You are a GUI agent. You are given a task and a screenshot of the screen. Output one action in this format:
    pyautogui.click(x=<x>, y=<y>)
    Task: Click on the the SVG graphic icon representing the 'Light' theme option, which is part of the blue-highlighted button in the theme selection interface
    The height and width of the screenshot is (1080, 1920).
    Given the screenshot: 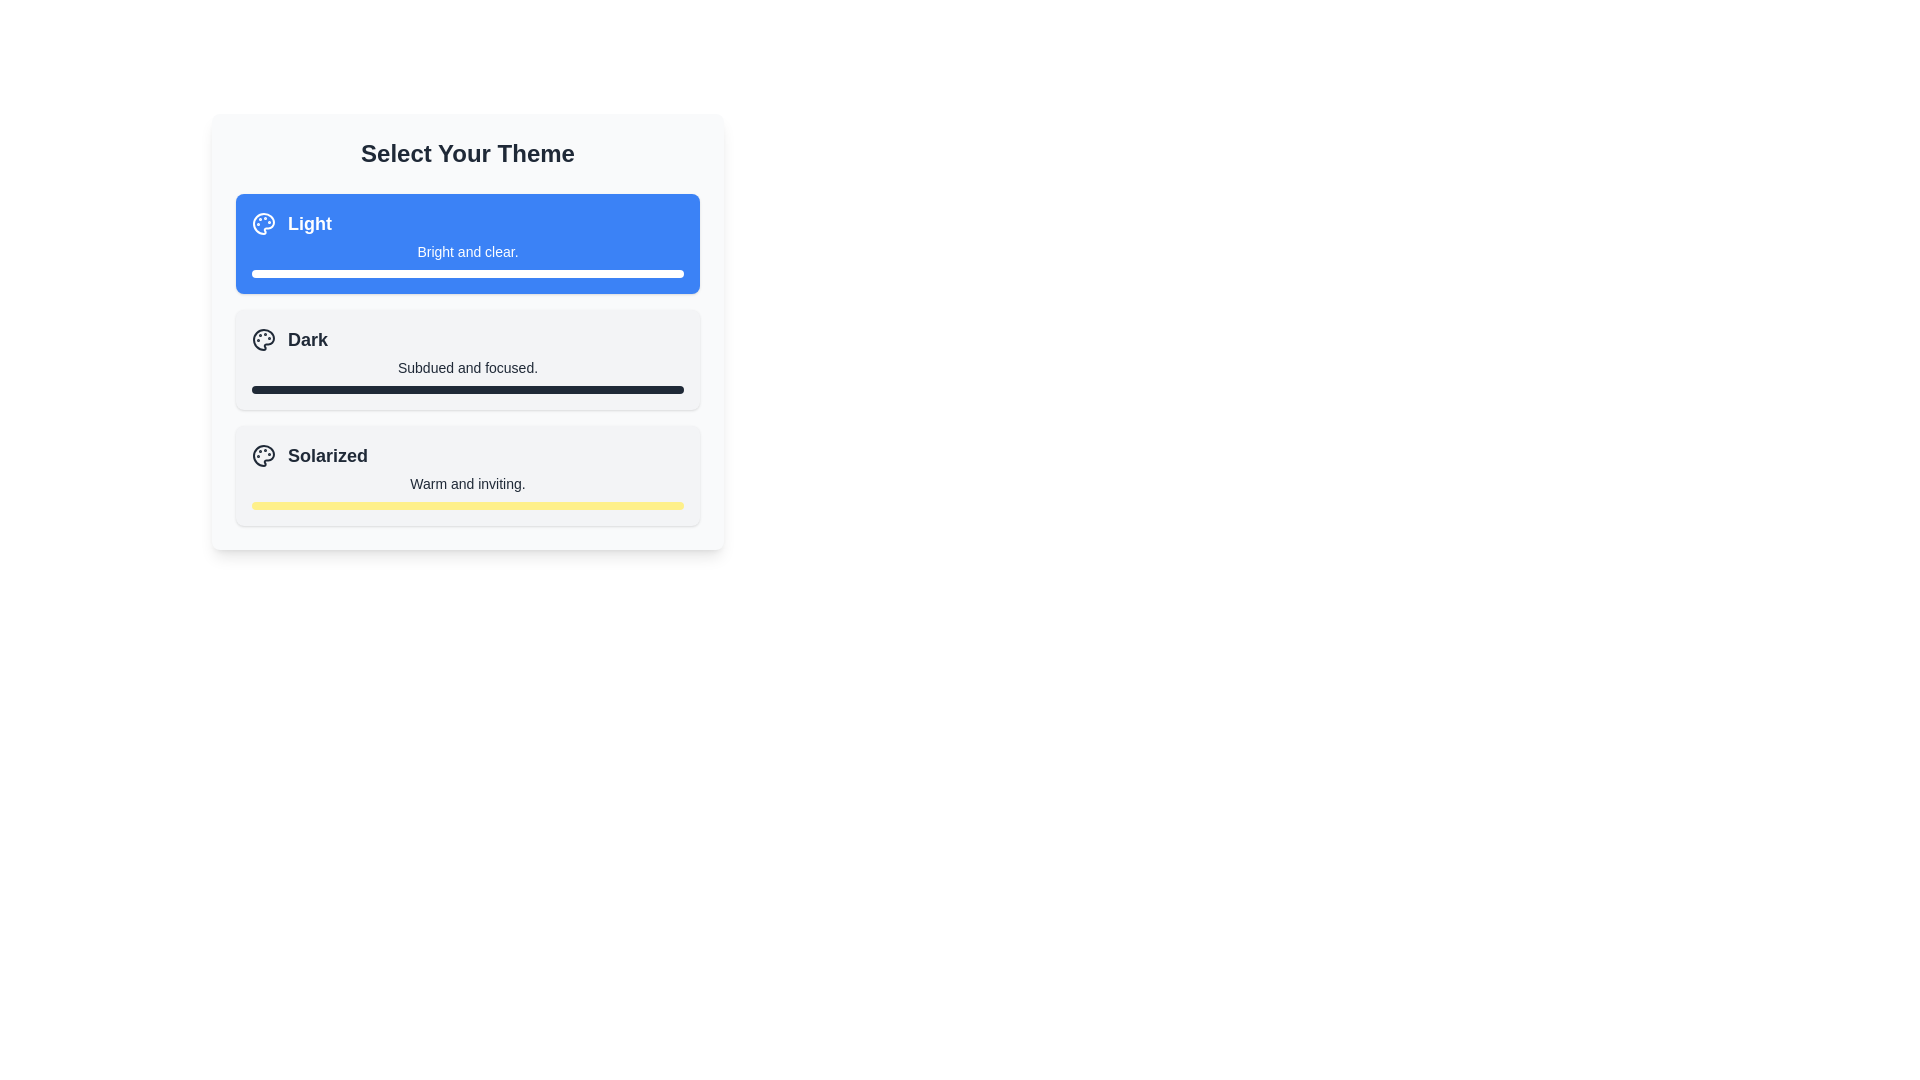 What is the action you would take?
    pyautogui.click(x=263, y=223)
    